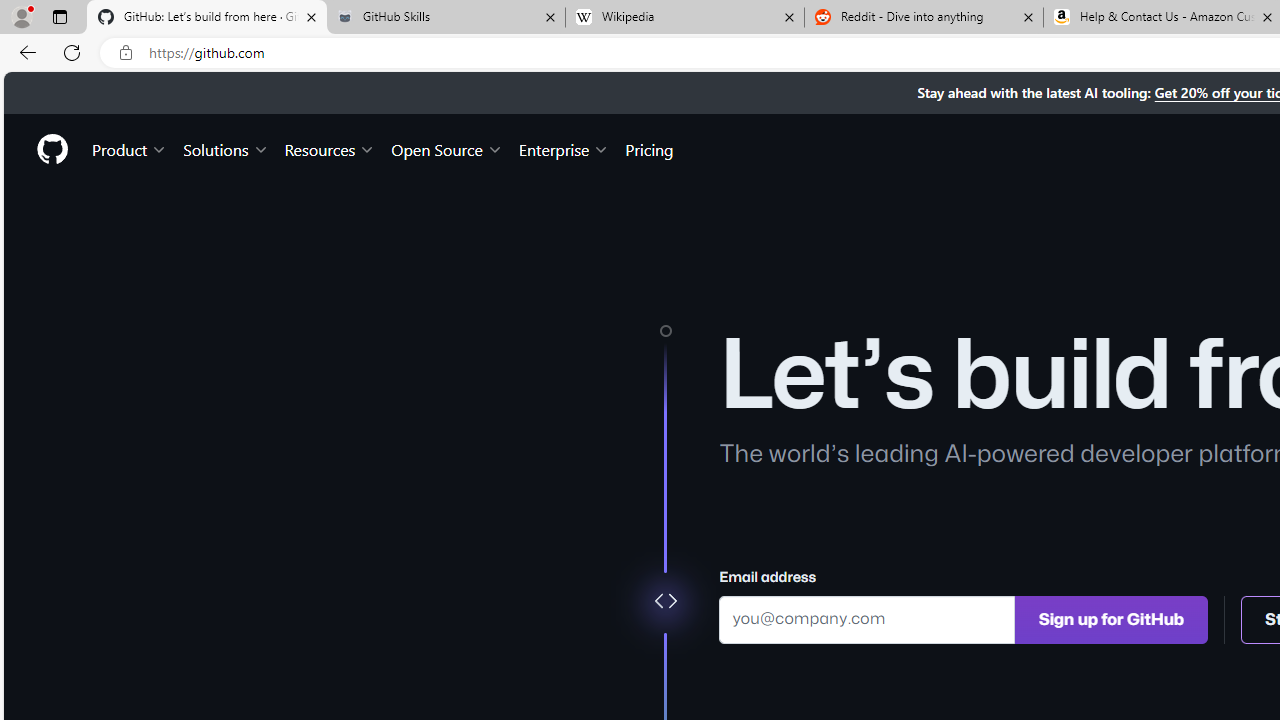 Image resolution: width=1280 pixels, height=720 pixels. What do you see at coordinates (649, 148) in the screenshot?
I see `'Pricing'` at bounding box center [649, 148].